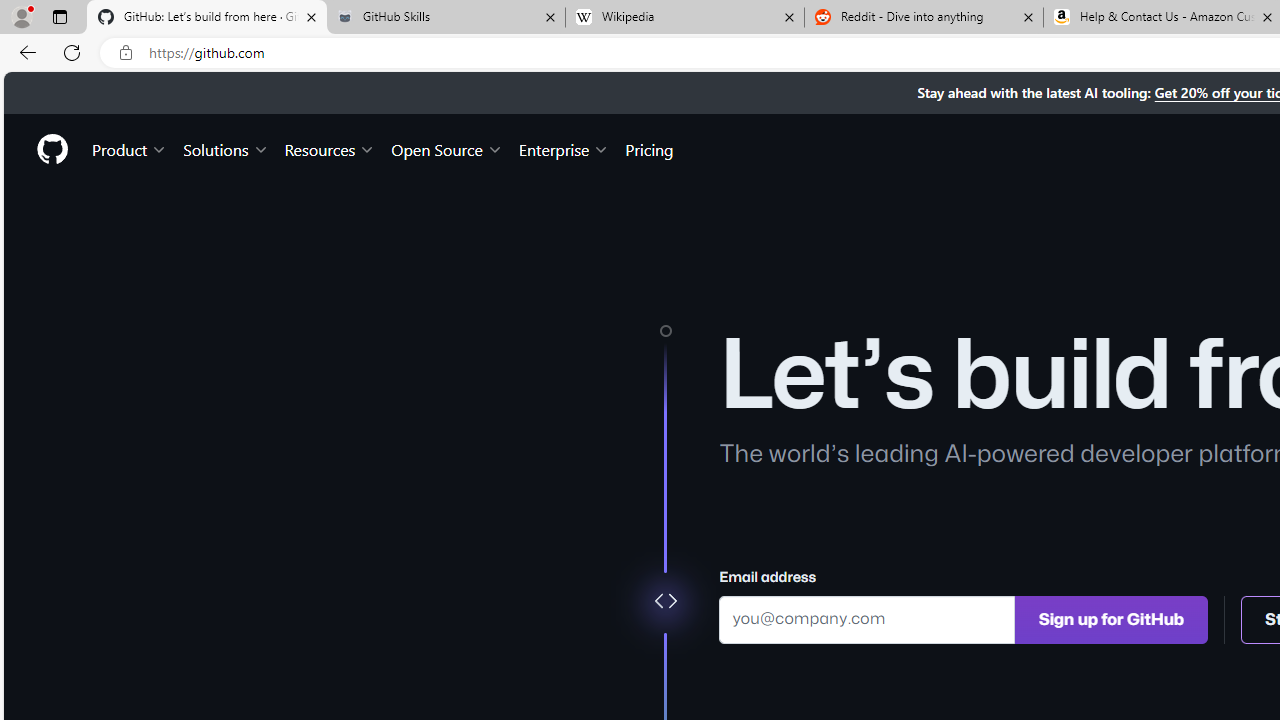 Image resolution: width=1280 pixels, height=720 pixels. What do you see at coordinates (649, 148) in the screenshot?
I see `'Pricing'` at bounding box center [649, 148].